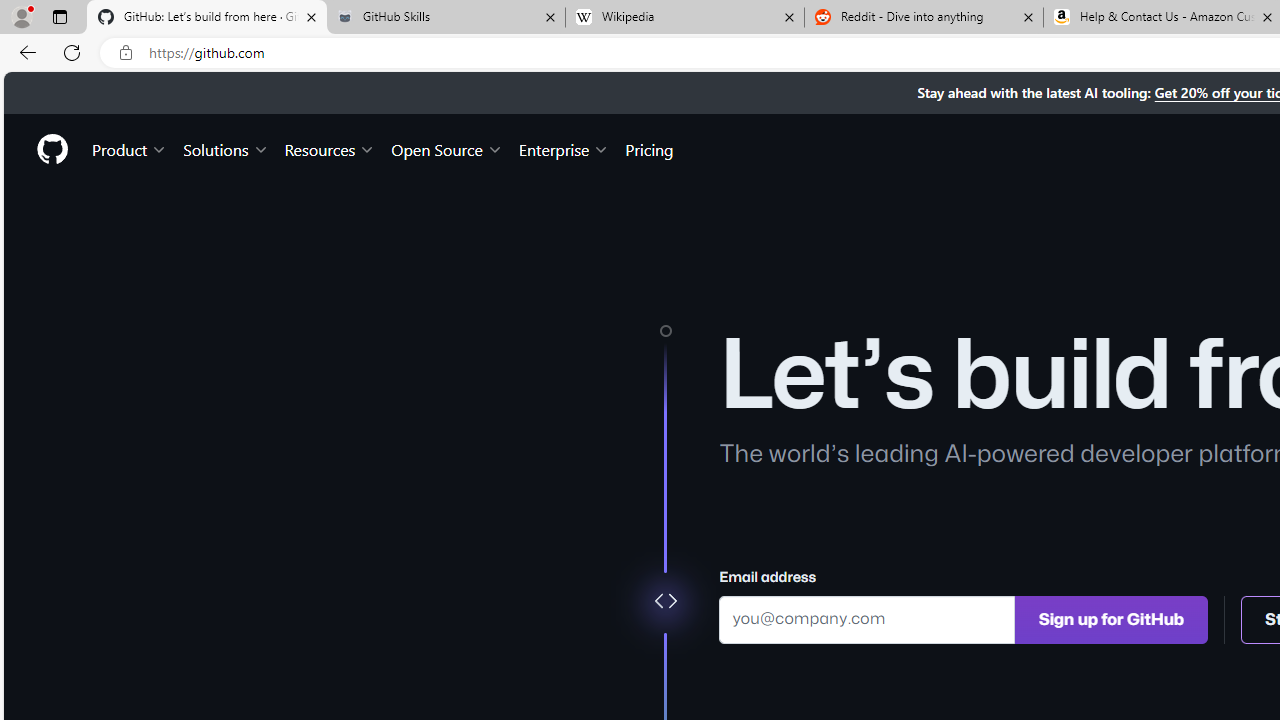 Image resolution: width=1280 pixels, height=720 pixels. What do you see at coordinates (649, 148) in the screenshot?
I see `'Pricing'` at bounding box center [649, 148].